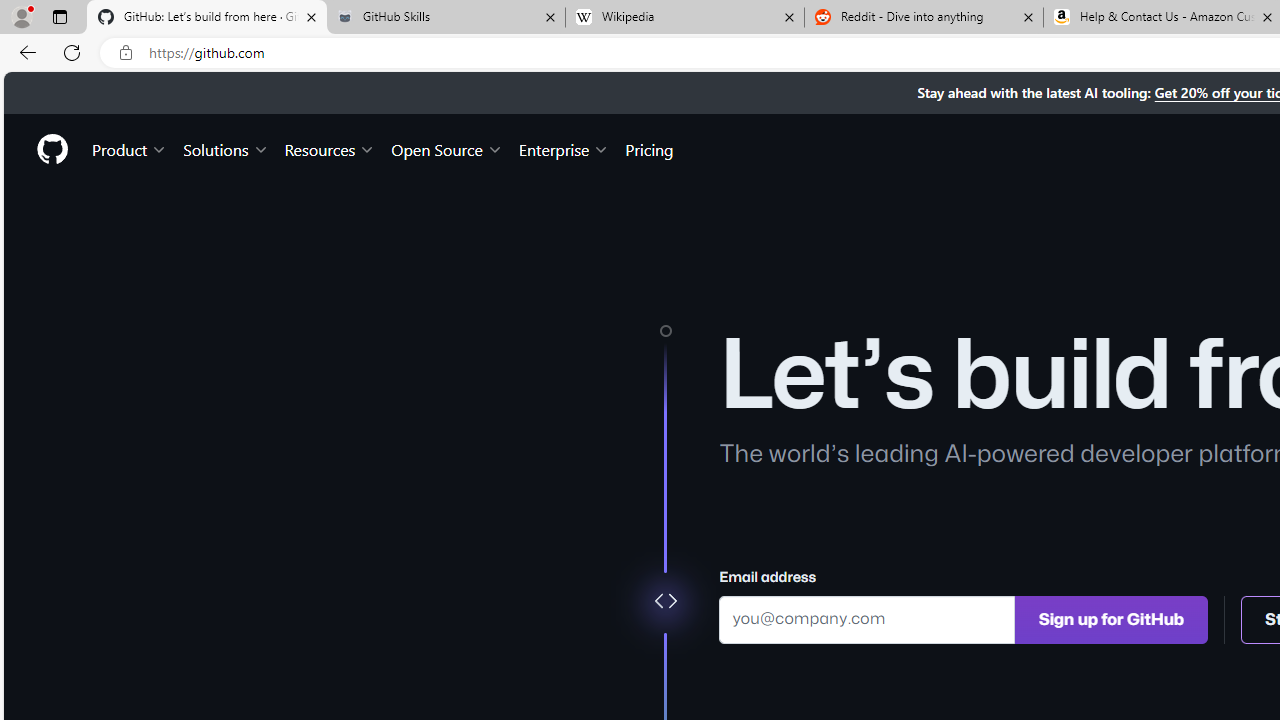 Image resolution: width=1280 pixels, height=720 pixels. What do you see at coordinates (649, 148) in the screenshot?
I see `'Pricing'` at bounding box center [649, 148].